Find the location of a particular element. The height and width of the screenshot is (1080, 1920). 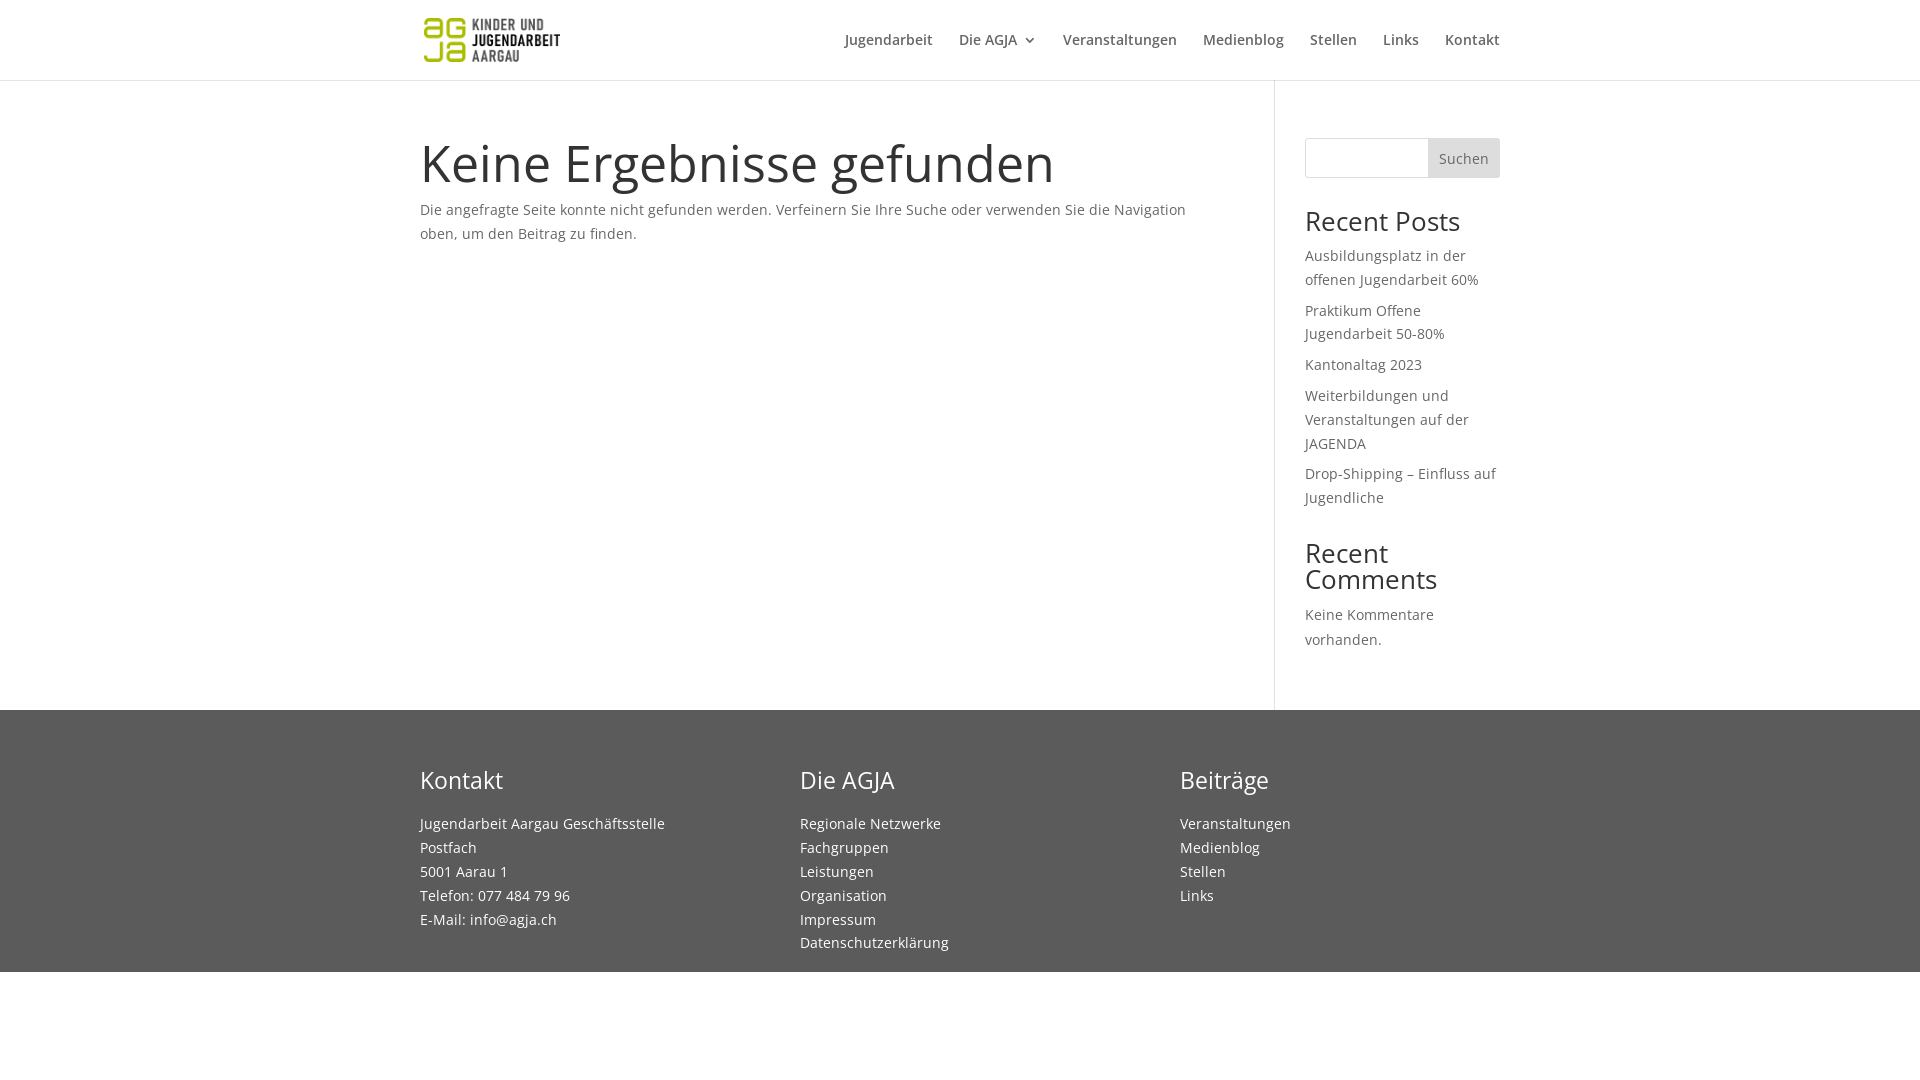

'077 484 79 96' is located at coordinates (523, 894).